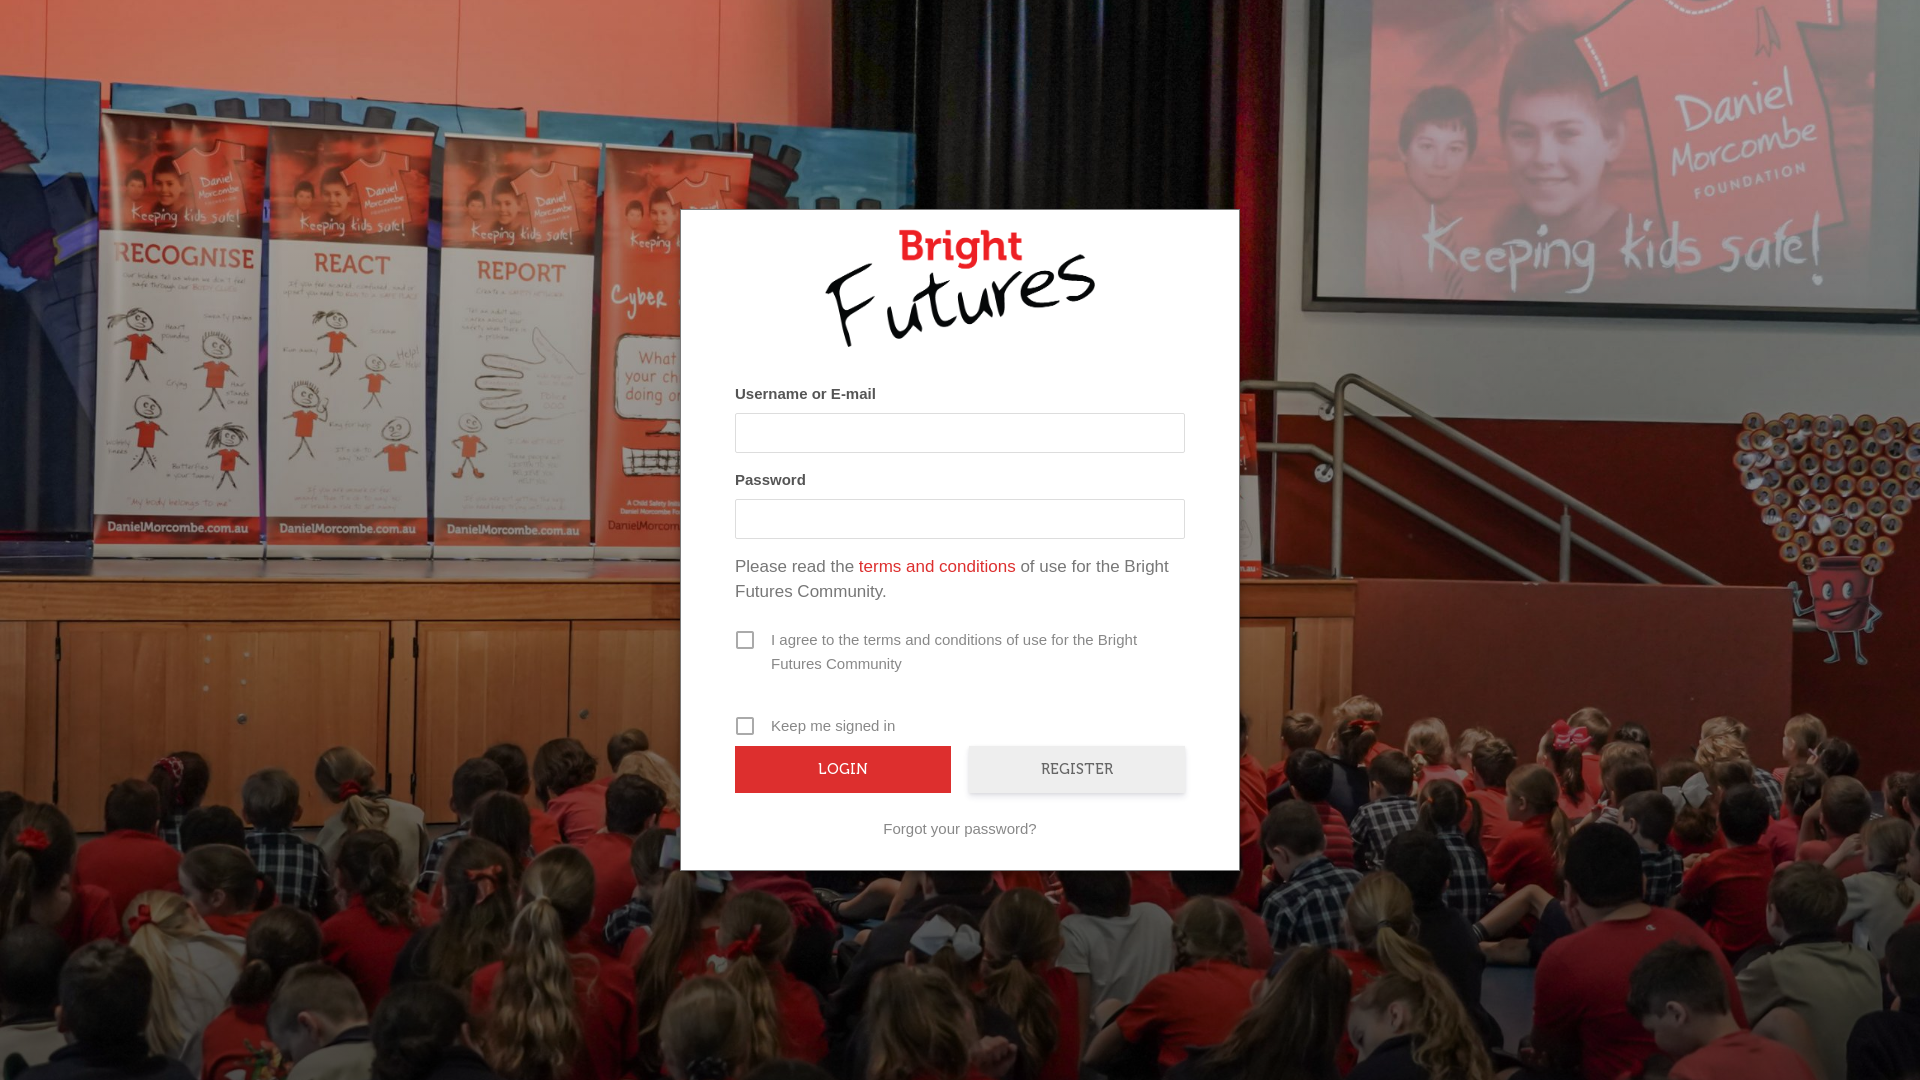  What do you see at coordinates (1075, 768) in the screenshot?
I see `'REGISTER'` at bounding box center [1075, 768].